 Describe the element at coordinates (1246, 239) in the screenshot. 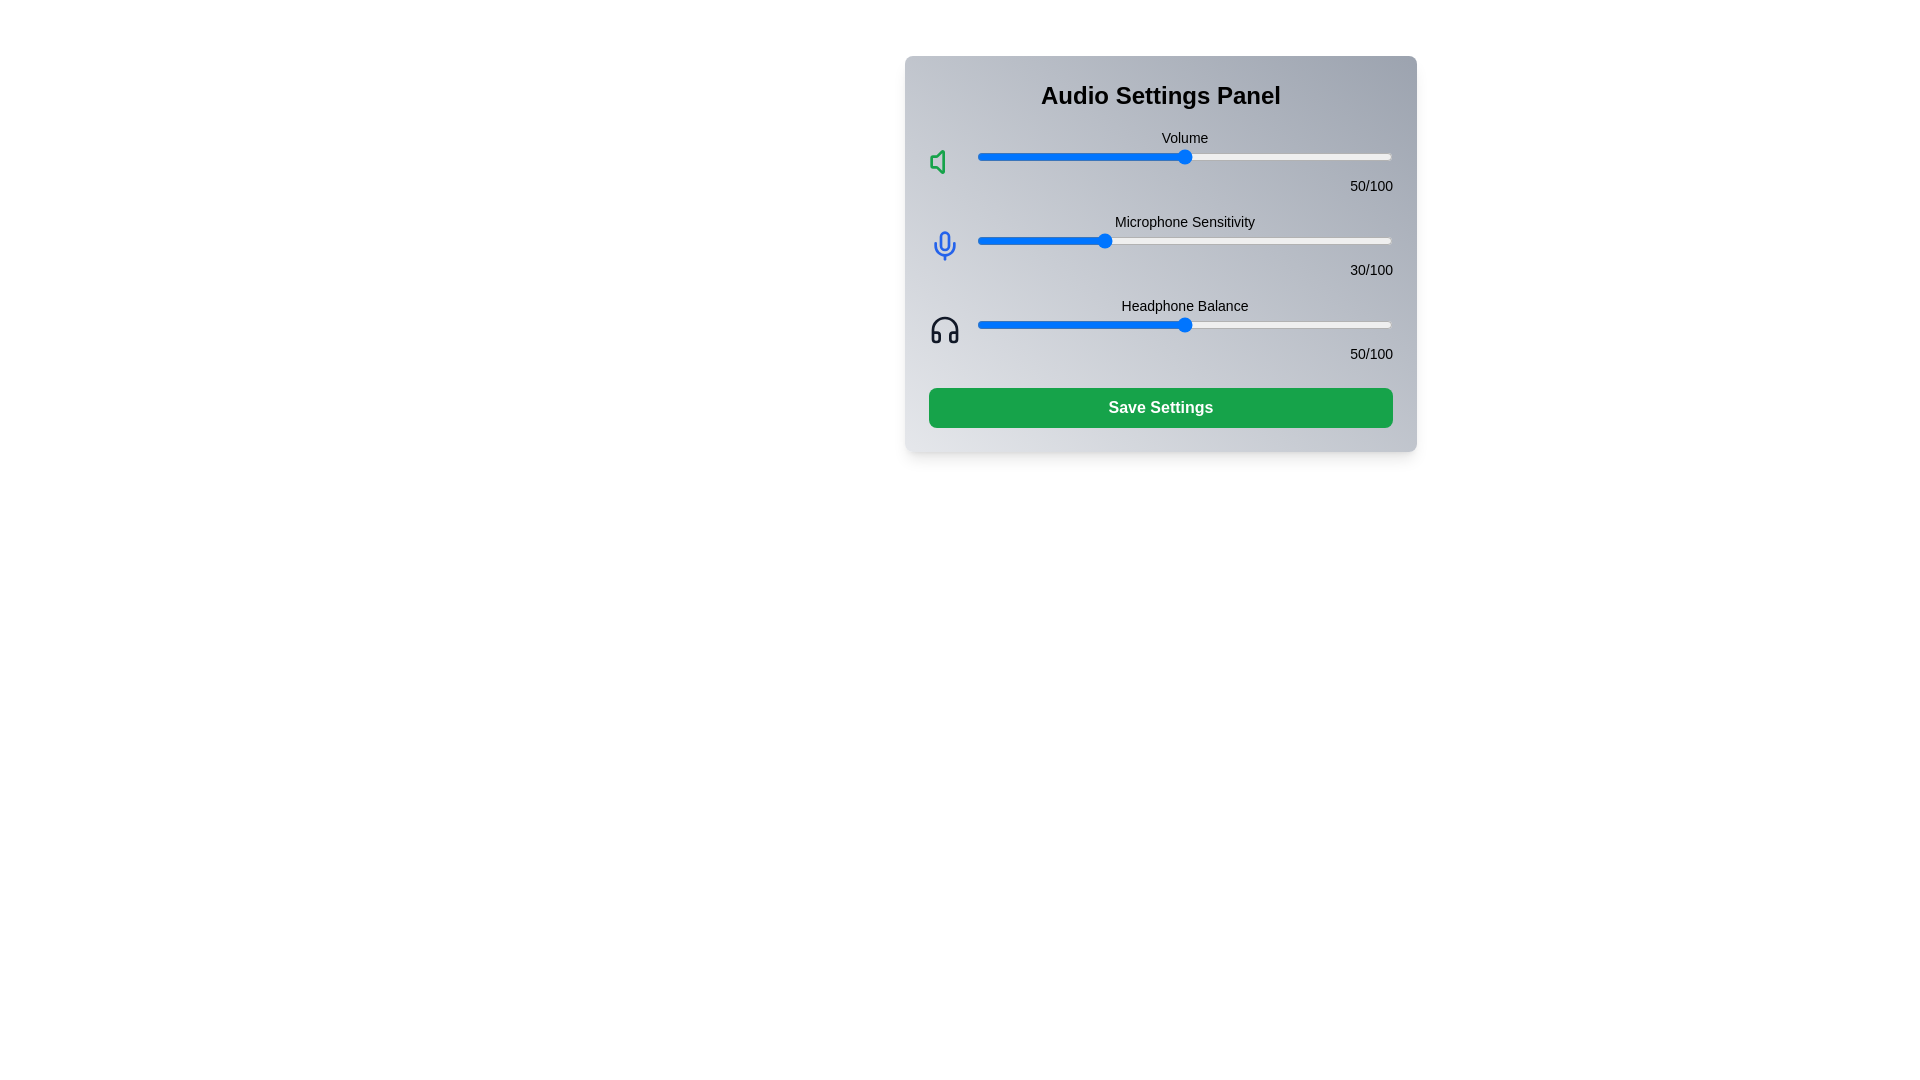

I see `the microphone sensitivity` at that location.